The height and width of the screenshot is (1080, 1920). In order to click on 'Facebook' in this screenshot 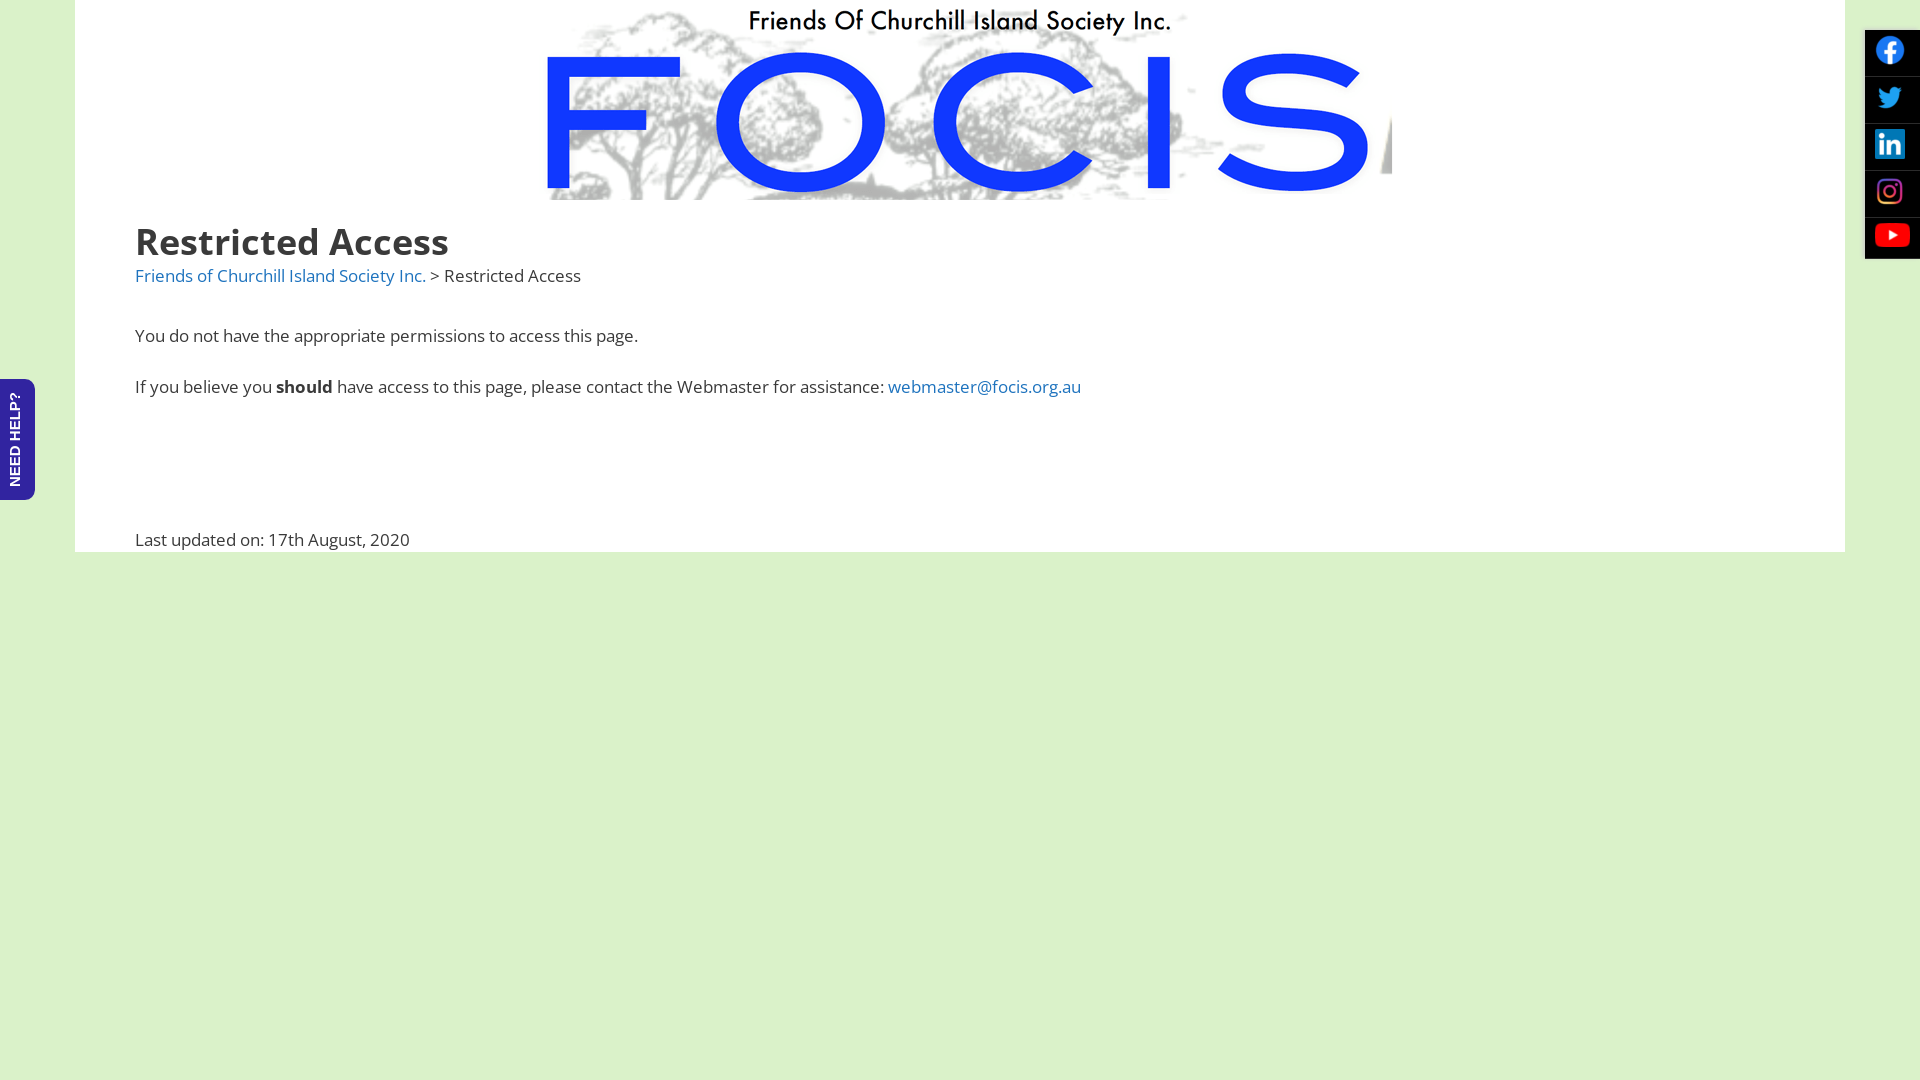, I will do `click(1889, 49)`.